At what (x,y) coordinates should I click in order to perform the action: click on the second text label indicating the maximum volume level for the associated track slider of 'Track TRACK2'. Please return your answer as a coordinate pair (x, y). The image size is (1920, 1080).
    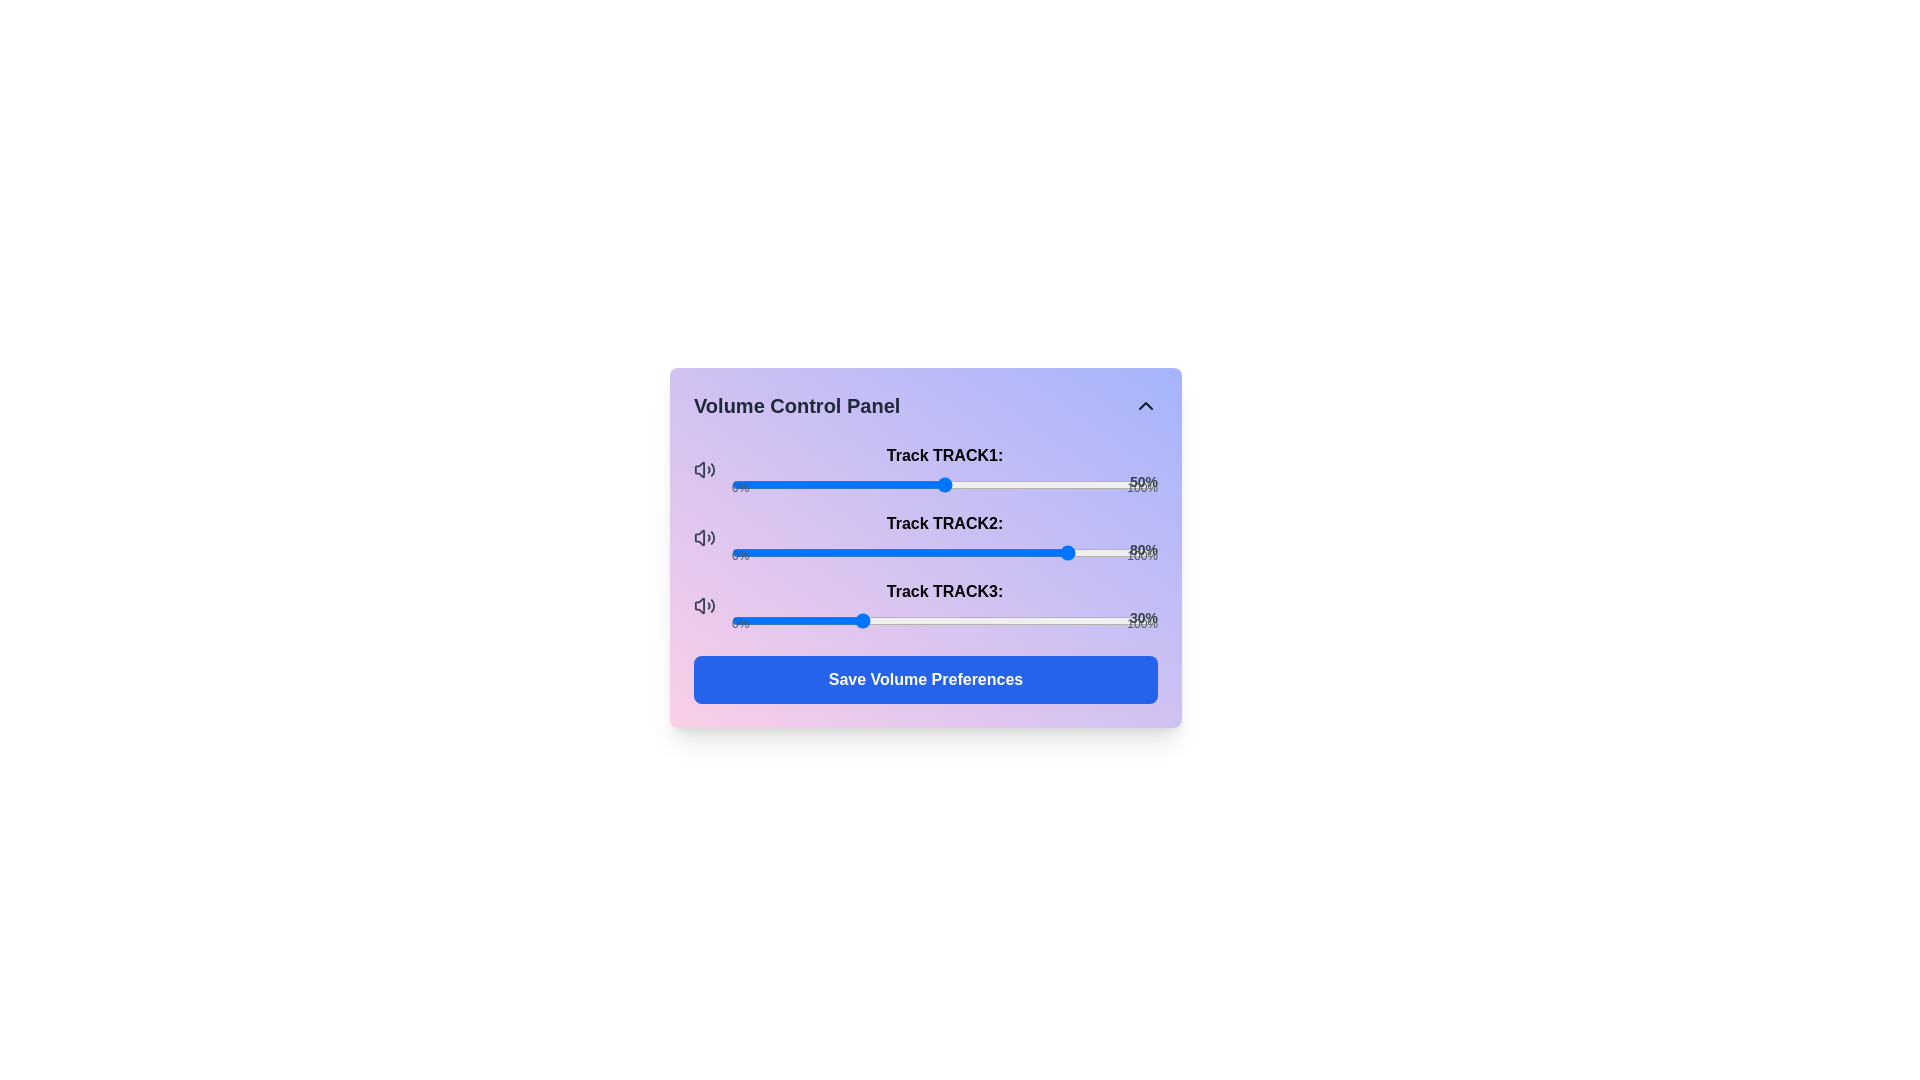
    Looking at the image, I should click on (1142, 555).